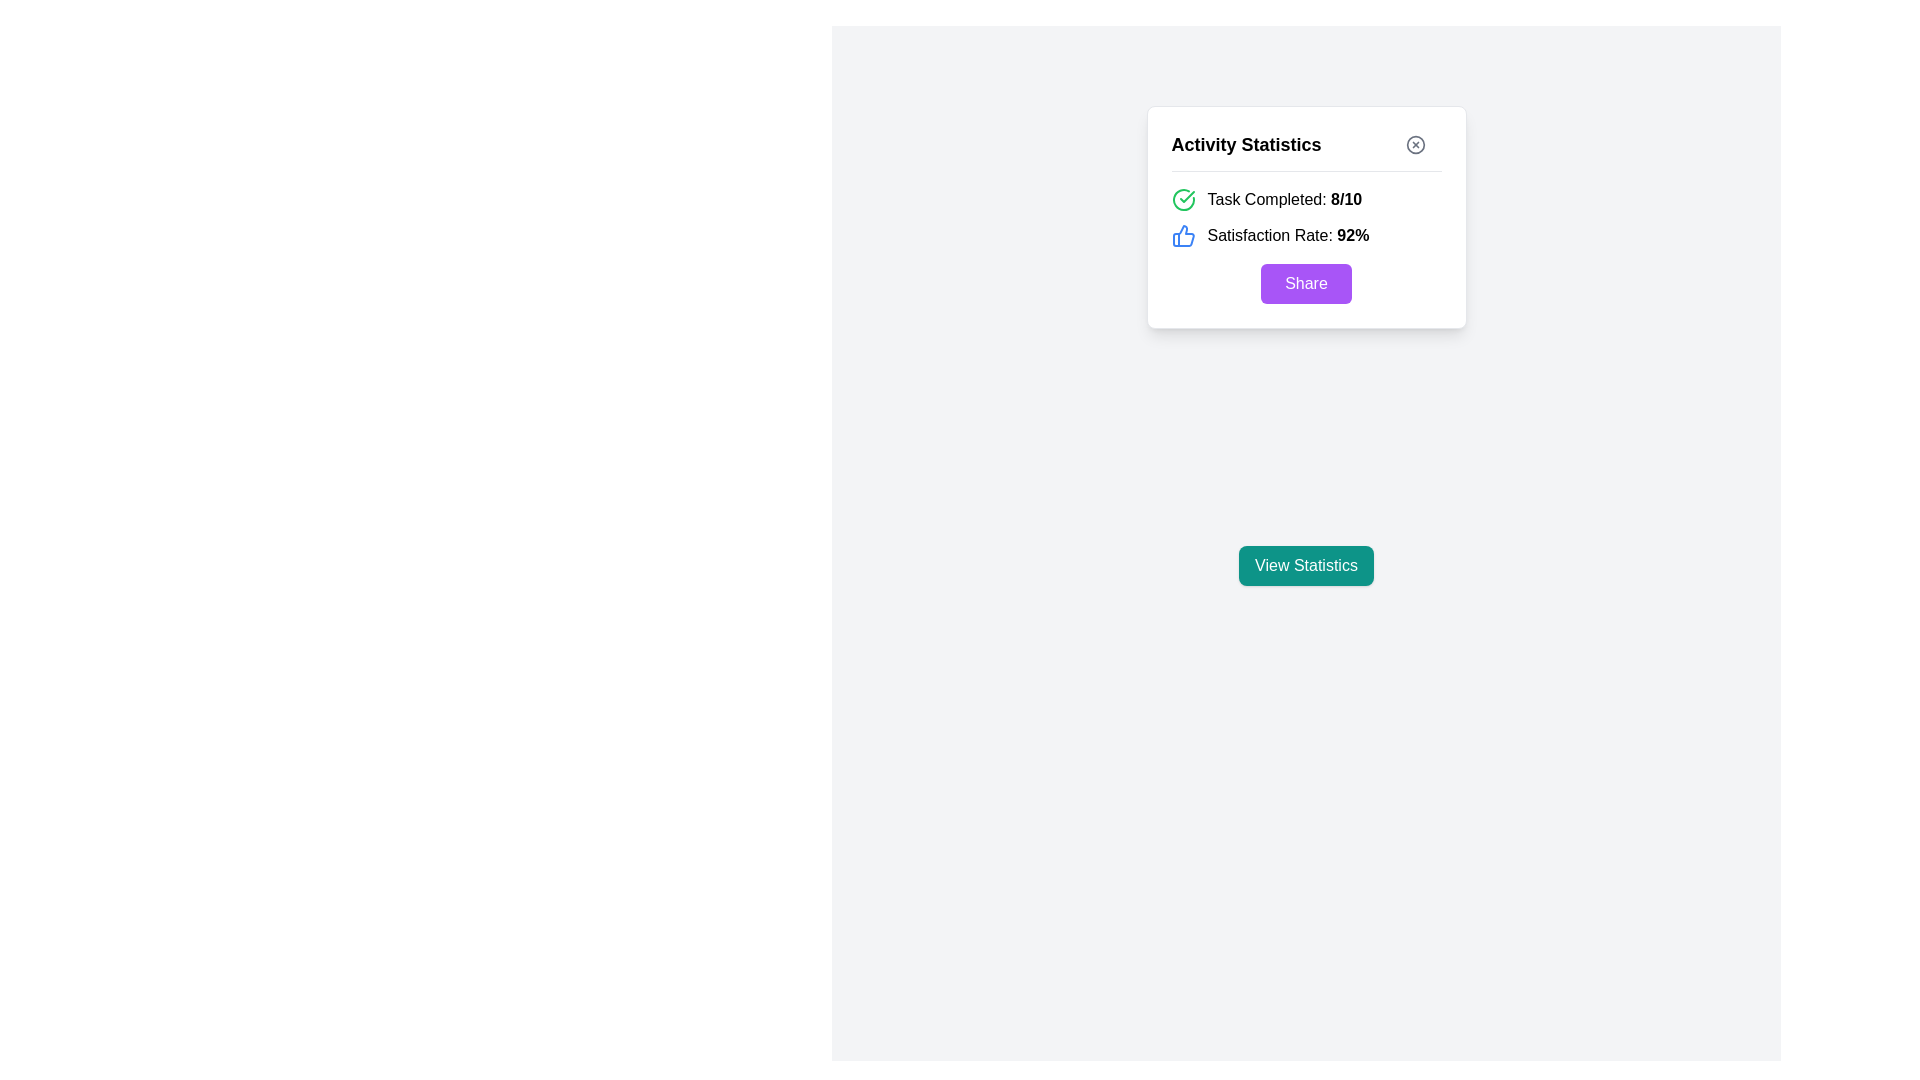 This screenshot has width=1920, height=1080. What do you see at coordinates (1306, 284) in the screenshot?
I see `the 'Share' button, which is a rectangular button with rounded corners, featuring a vibrant purple background and white text, located at the bottom of a card interface` at bounding box center [1306, 284].